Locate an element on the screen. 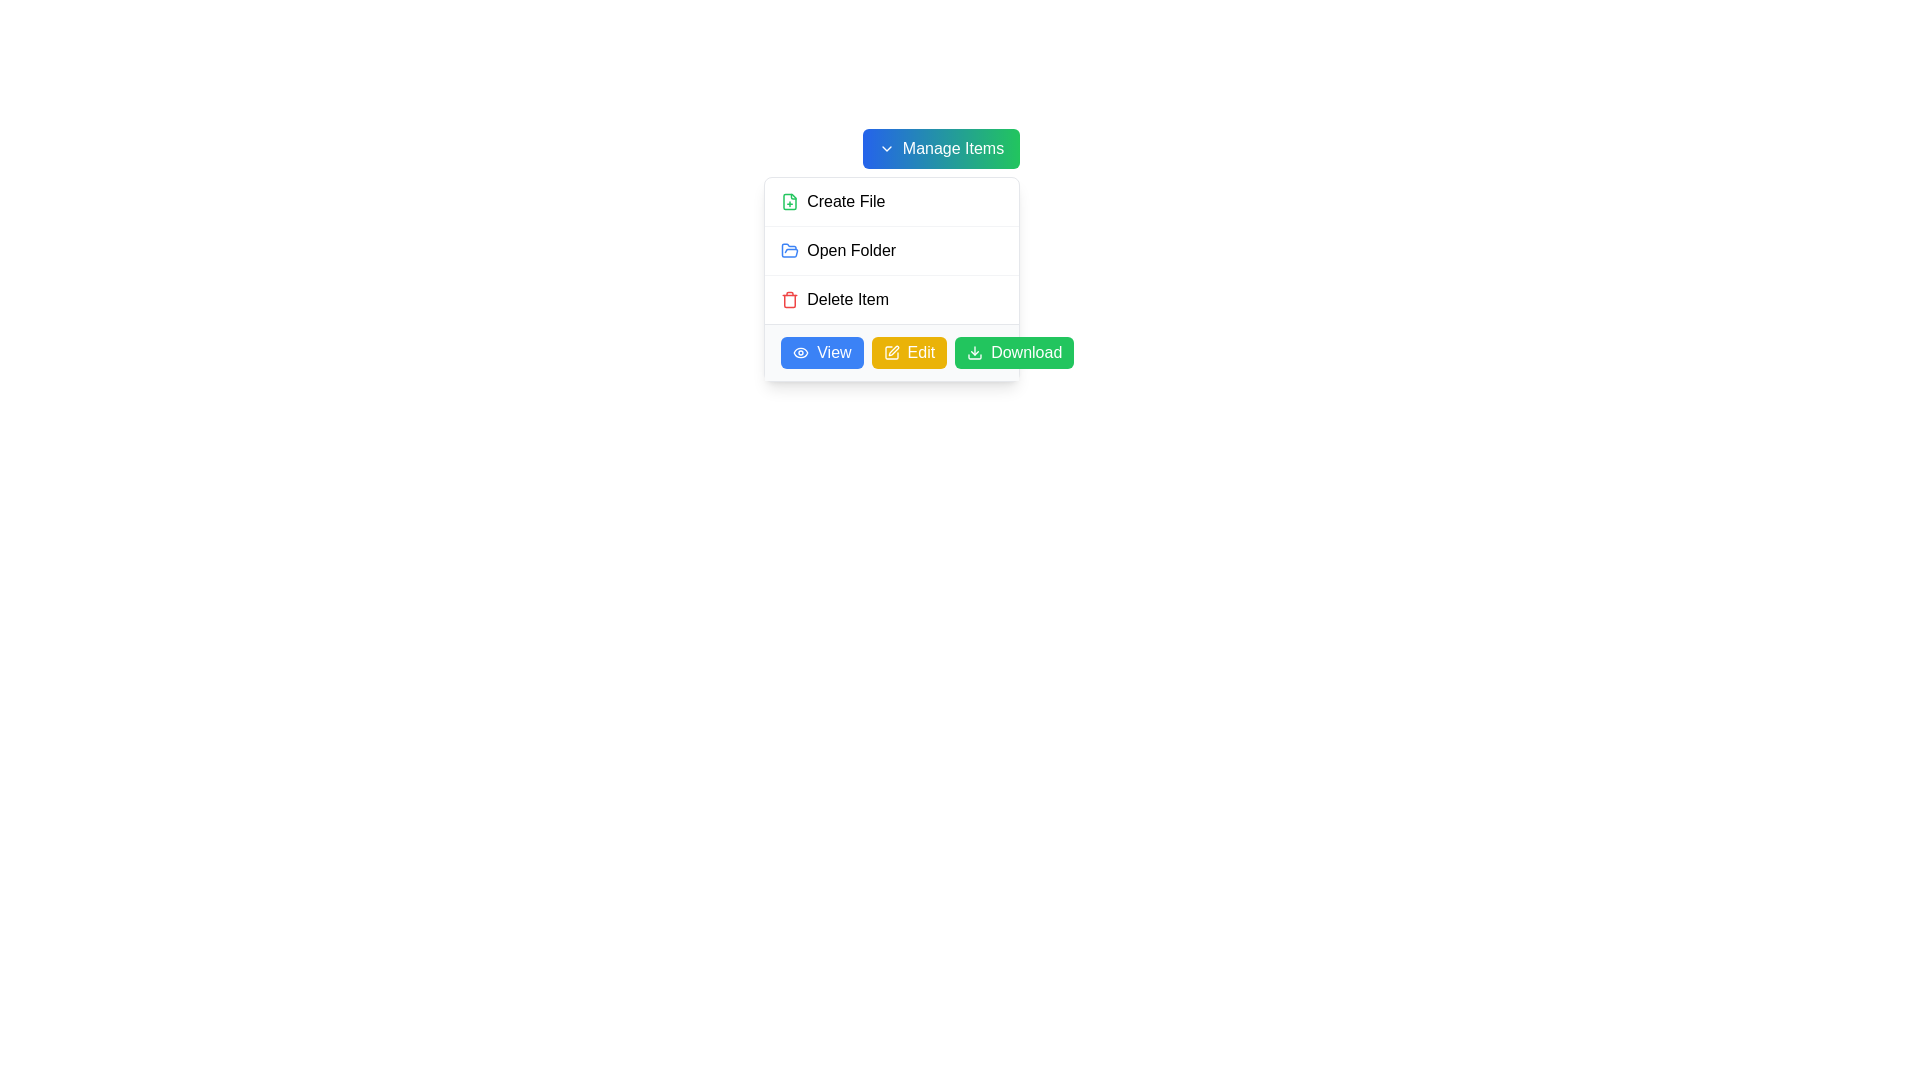 The image size is (1920, 1080). the 'Open Folder' option in the dropdown menu, which is the second item in the list beneath the 'Manage Items' button is located at coordinates (891, 249).